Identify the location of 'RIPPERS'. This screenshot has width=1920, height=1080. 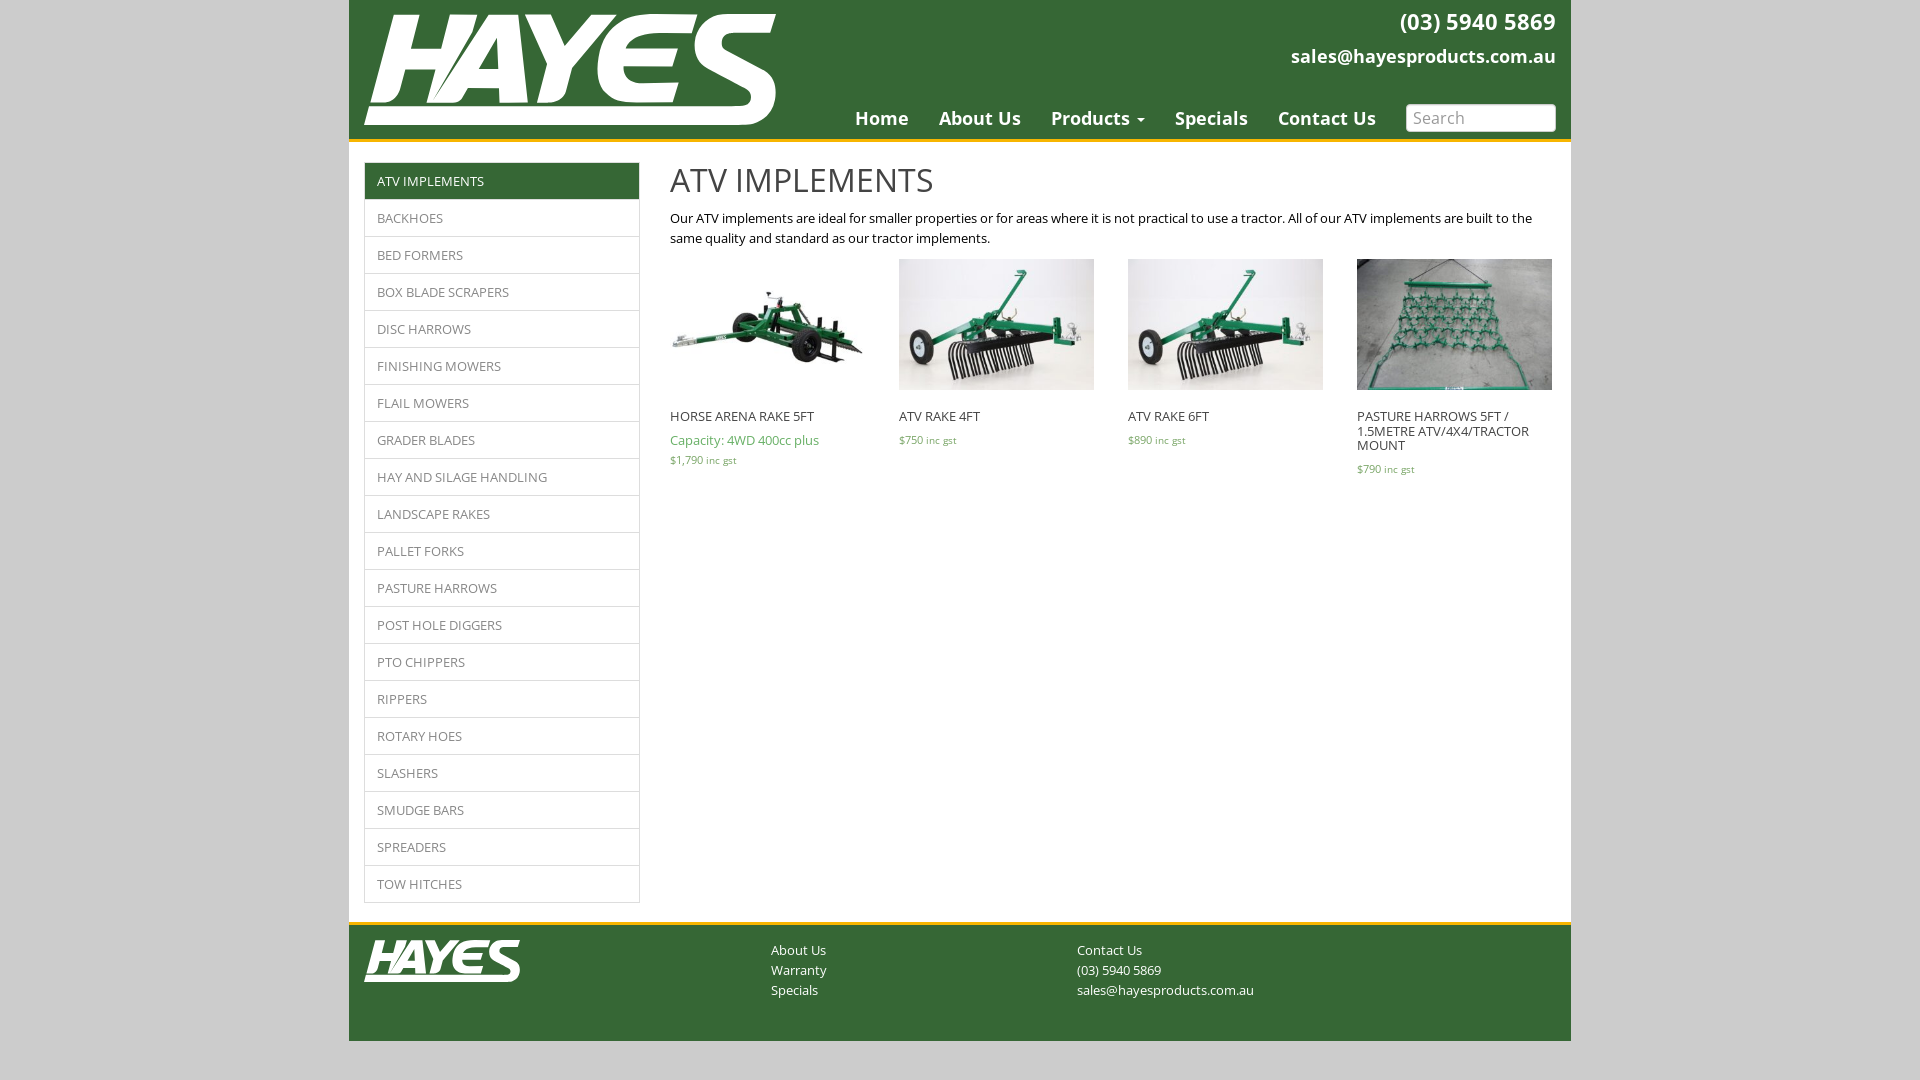
(502, 697).